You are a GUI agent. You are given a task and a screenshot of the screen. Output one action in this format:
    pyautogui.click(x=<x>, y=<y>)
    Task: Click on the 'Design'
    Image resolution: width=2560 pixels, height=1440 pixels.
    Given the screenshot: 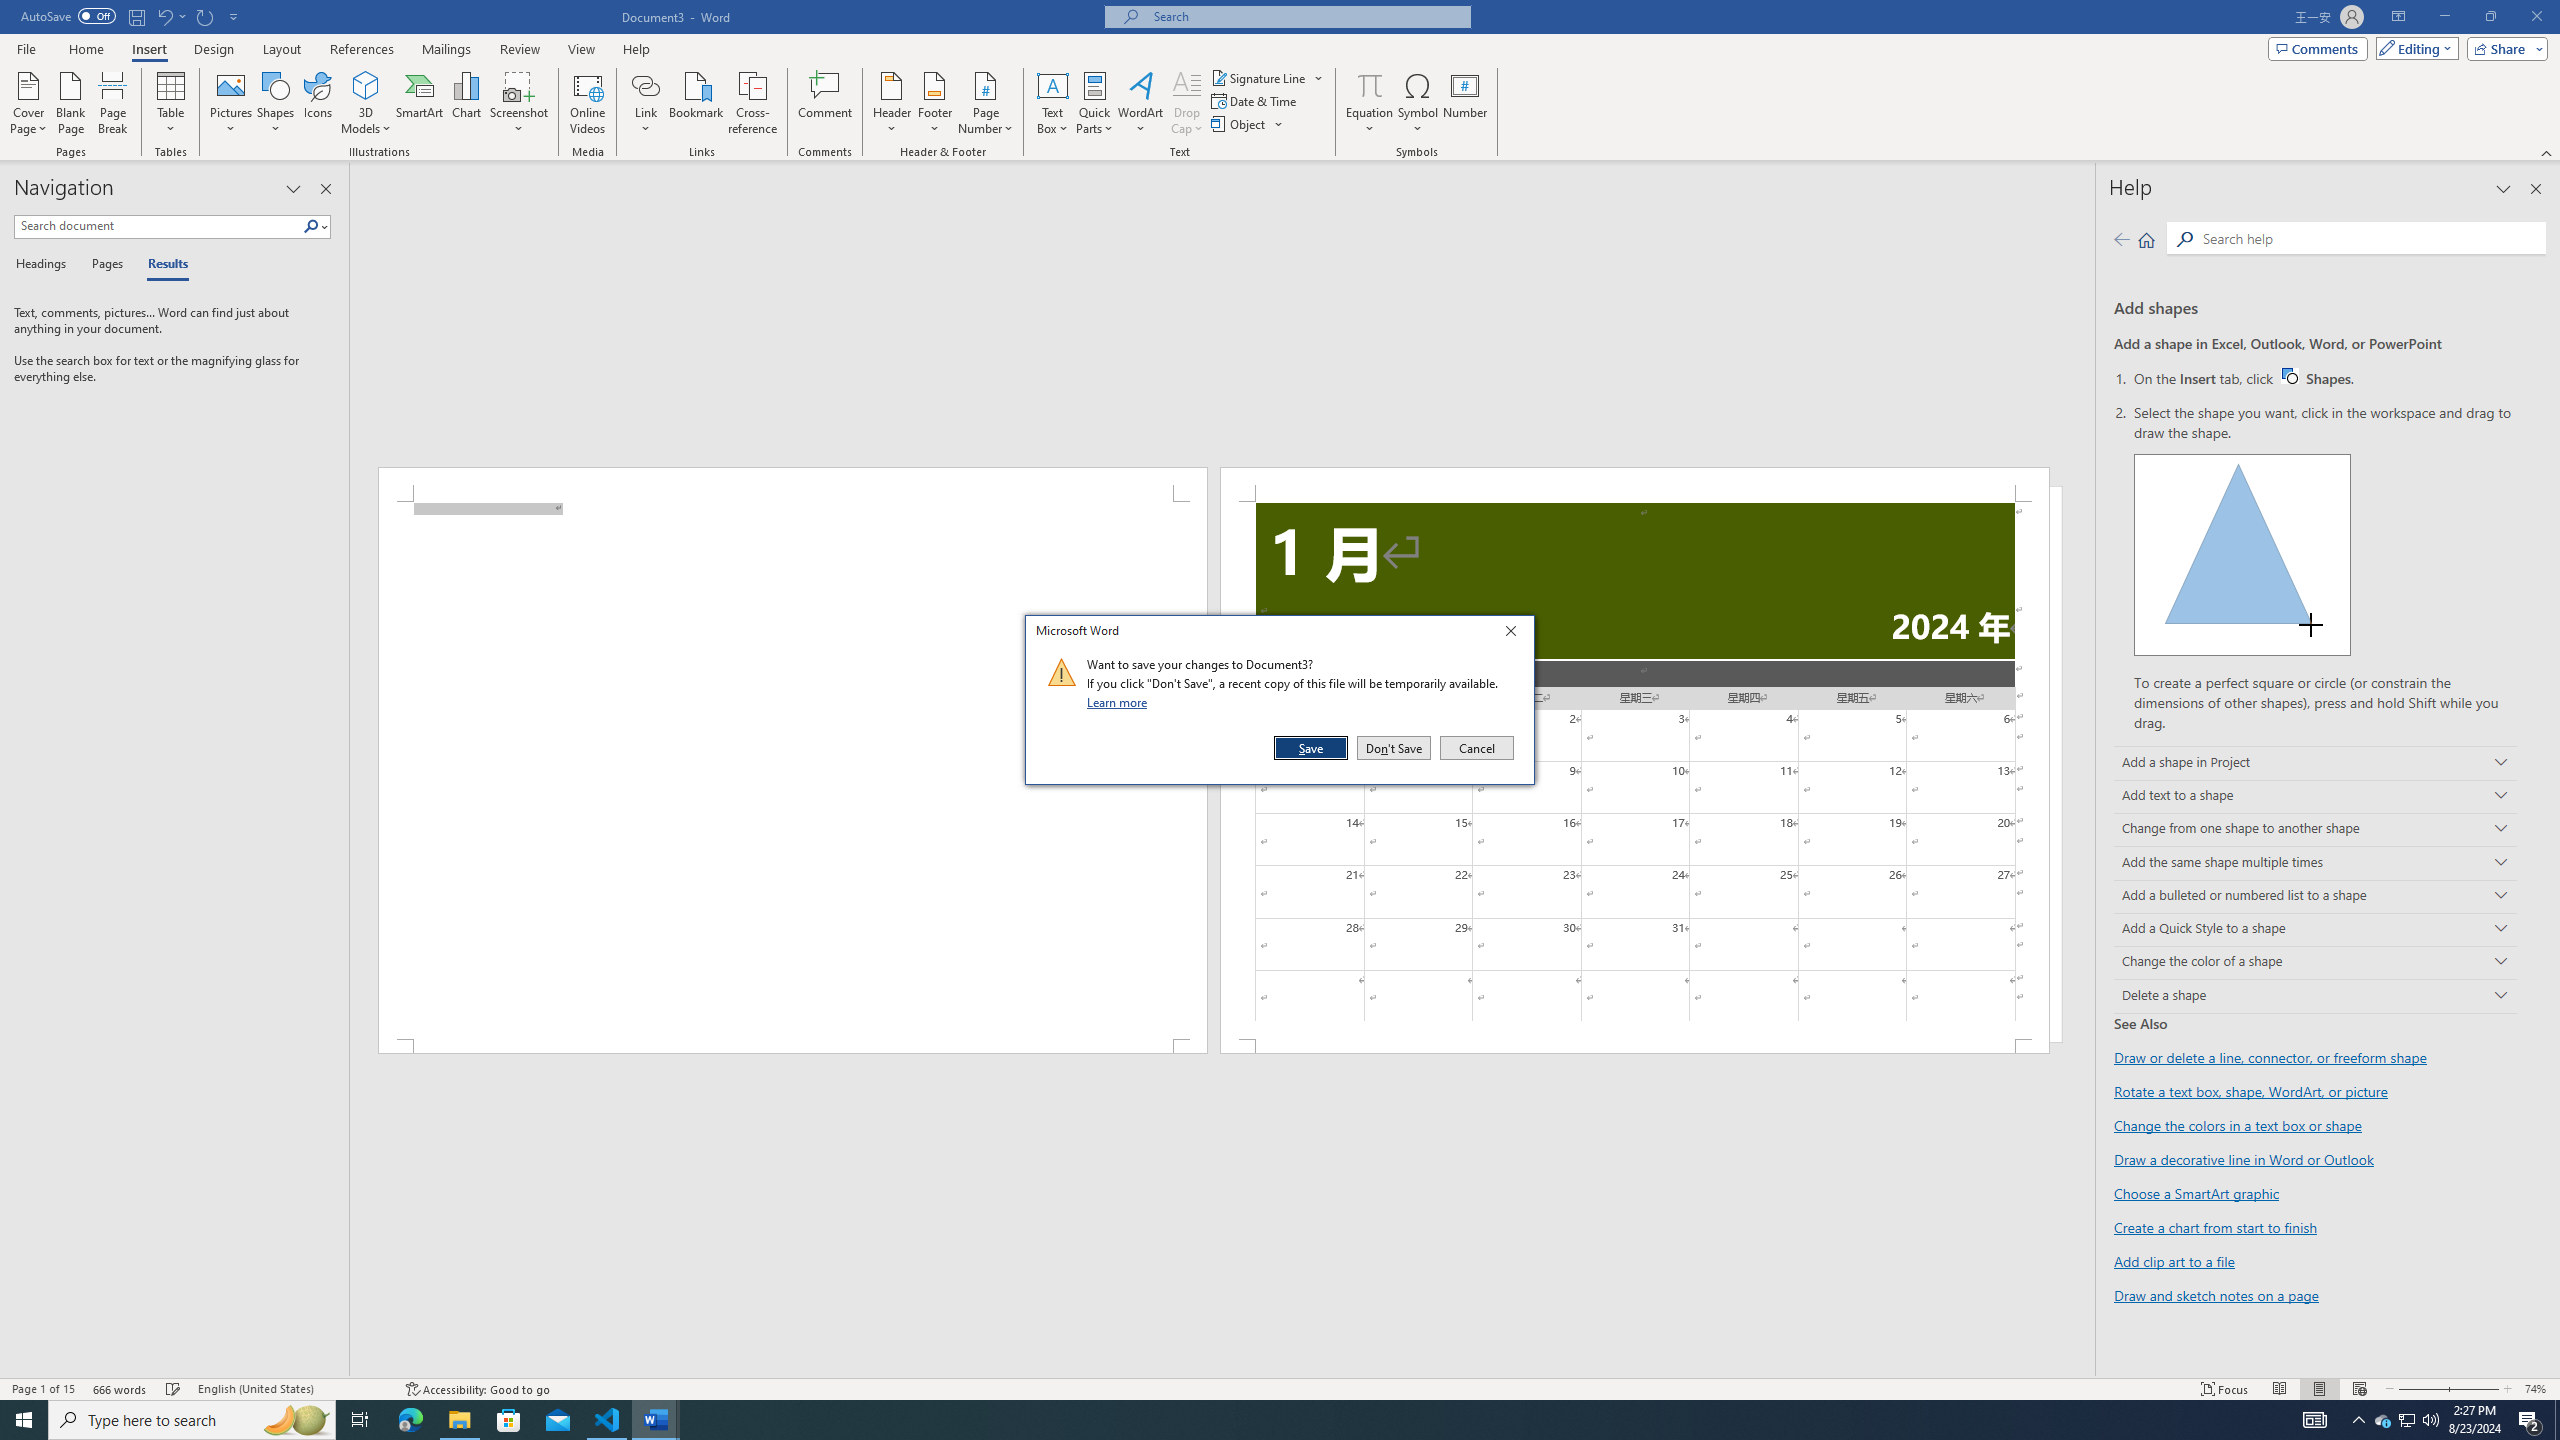 What is the action you would take?
    pyautogui.click(x=215, y=49)
    